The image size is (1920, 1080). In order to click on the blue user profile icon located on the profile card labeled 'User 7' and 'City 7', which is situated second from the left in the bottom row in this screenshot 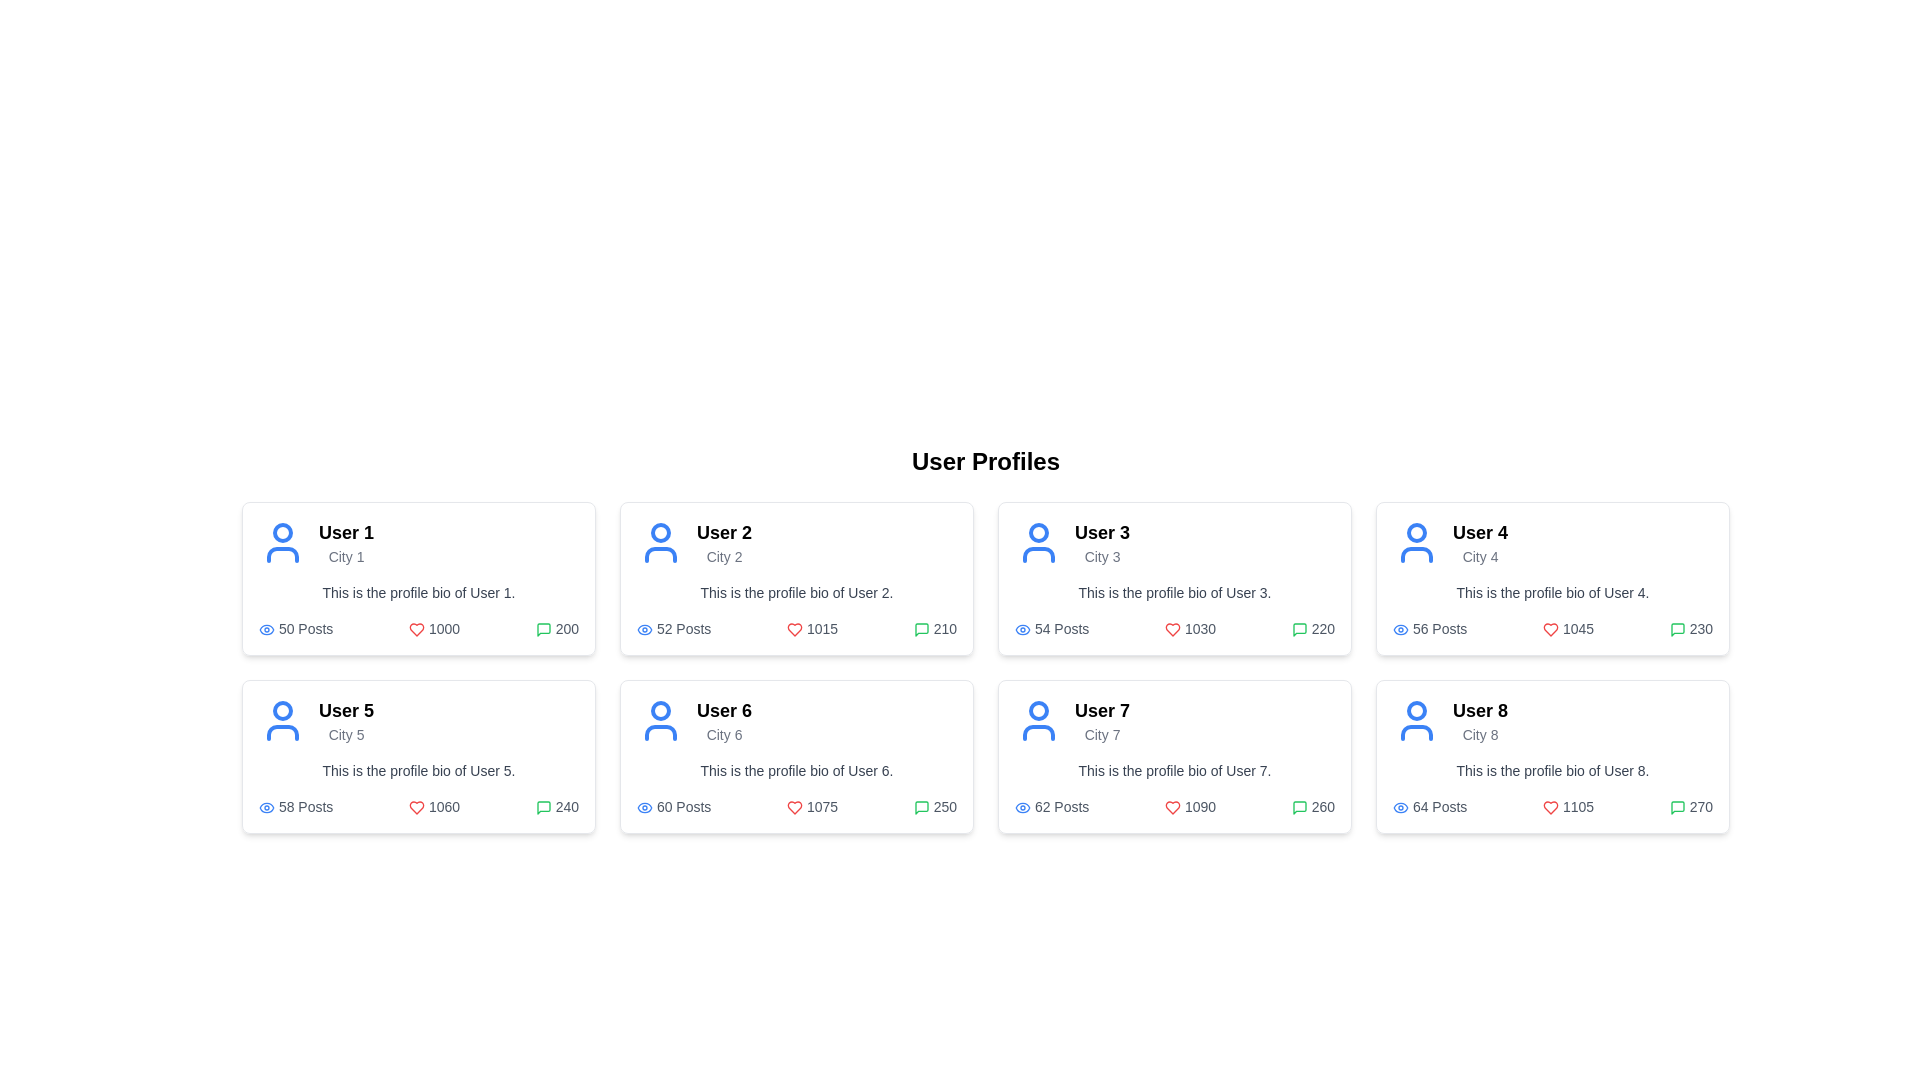, I will do `click(1038, 721)`.